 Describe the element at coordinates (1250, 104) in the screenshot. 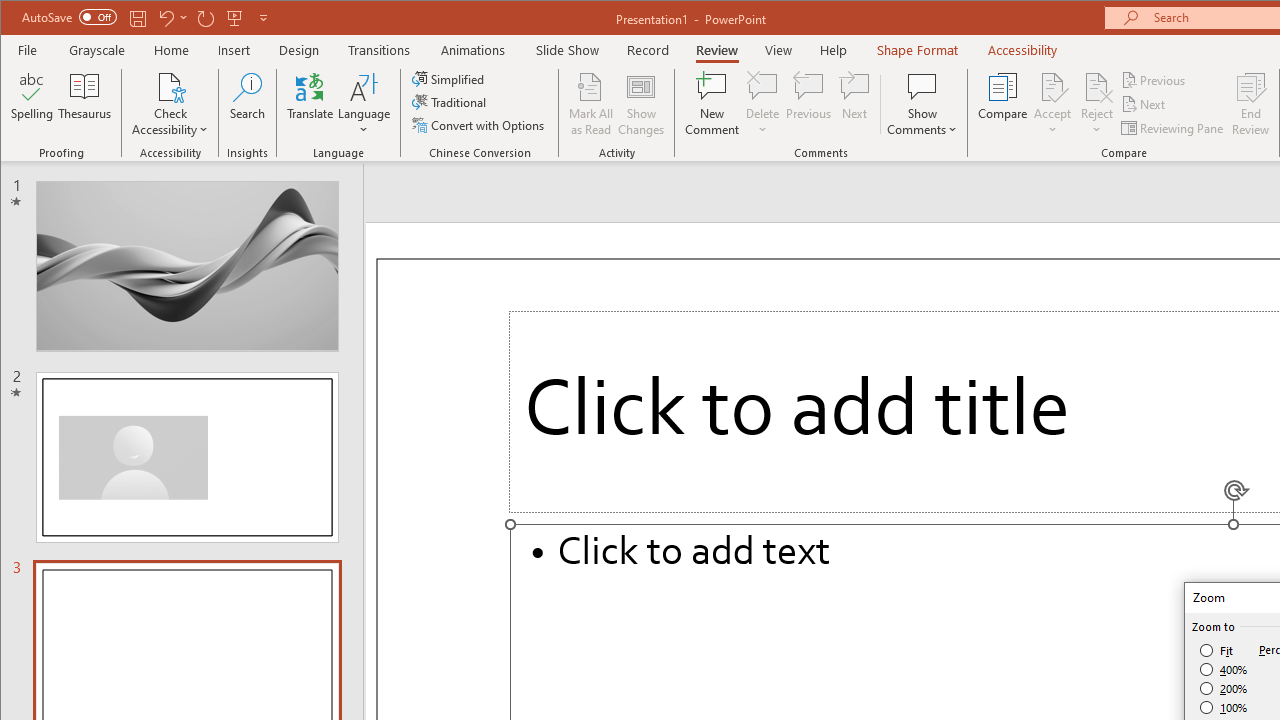

I see `'End Review'` at that location.